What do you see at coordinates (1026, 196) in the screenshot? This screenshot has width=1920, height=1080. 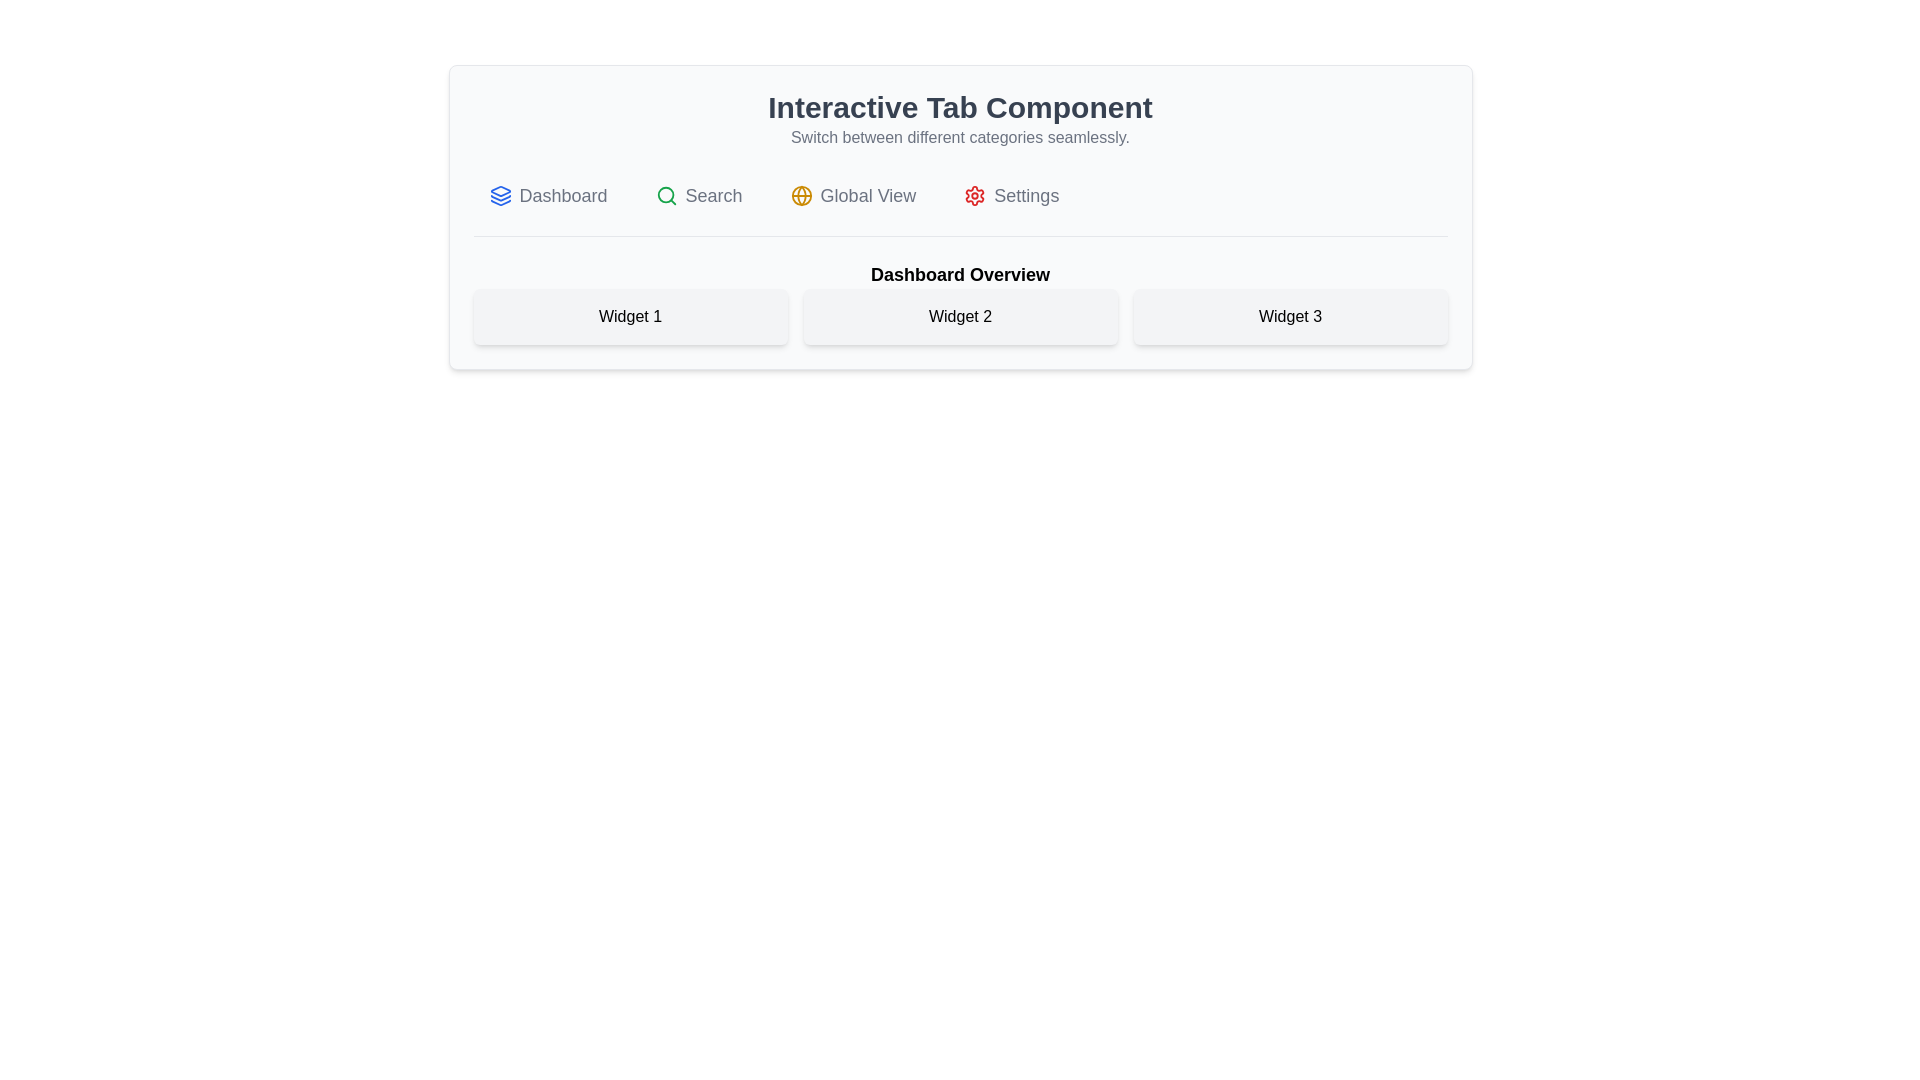 I see `the text label that is part of the settings or configuration feature, located among navigation items at the top of the interface` at bounding box center [1026, 196].